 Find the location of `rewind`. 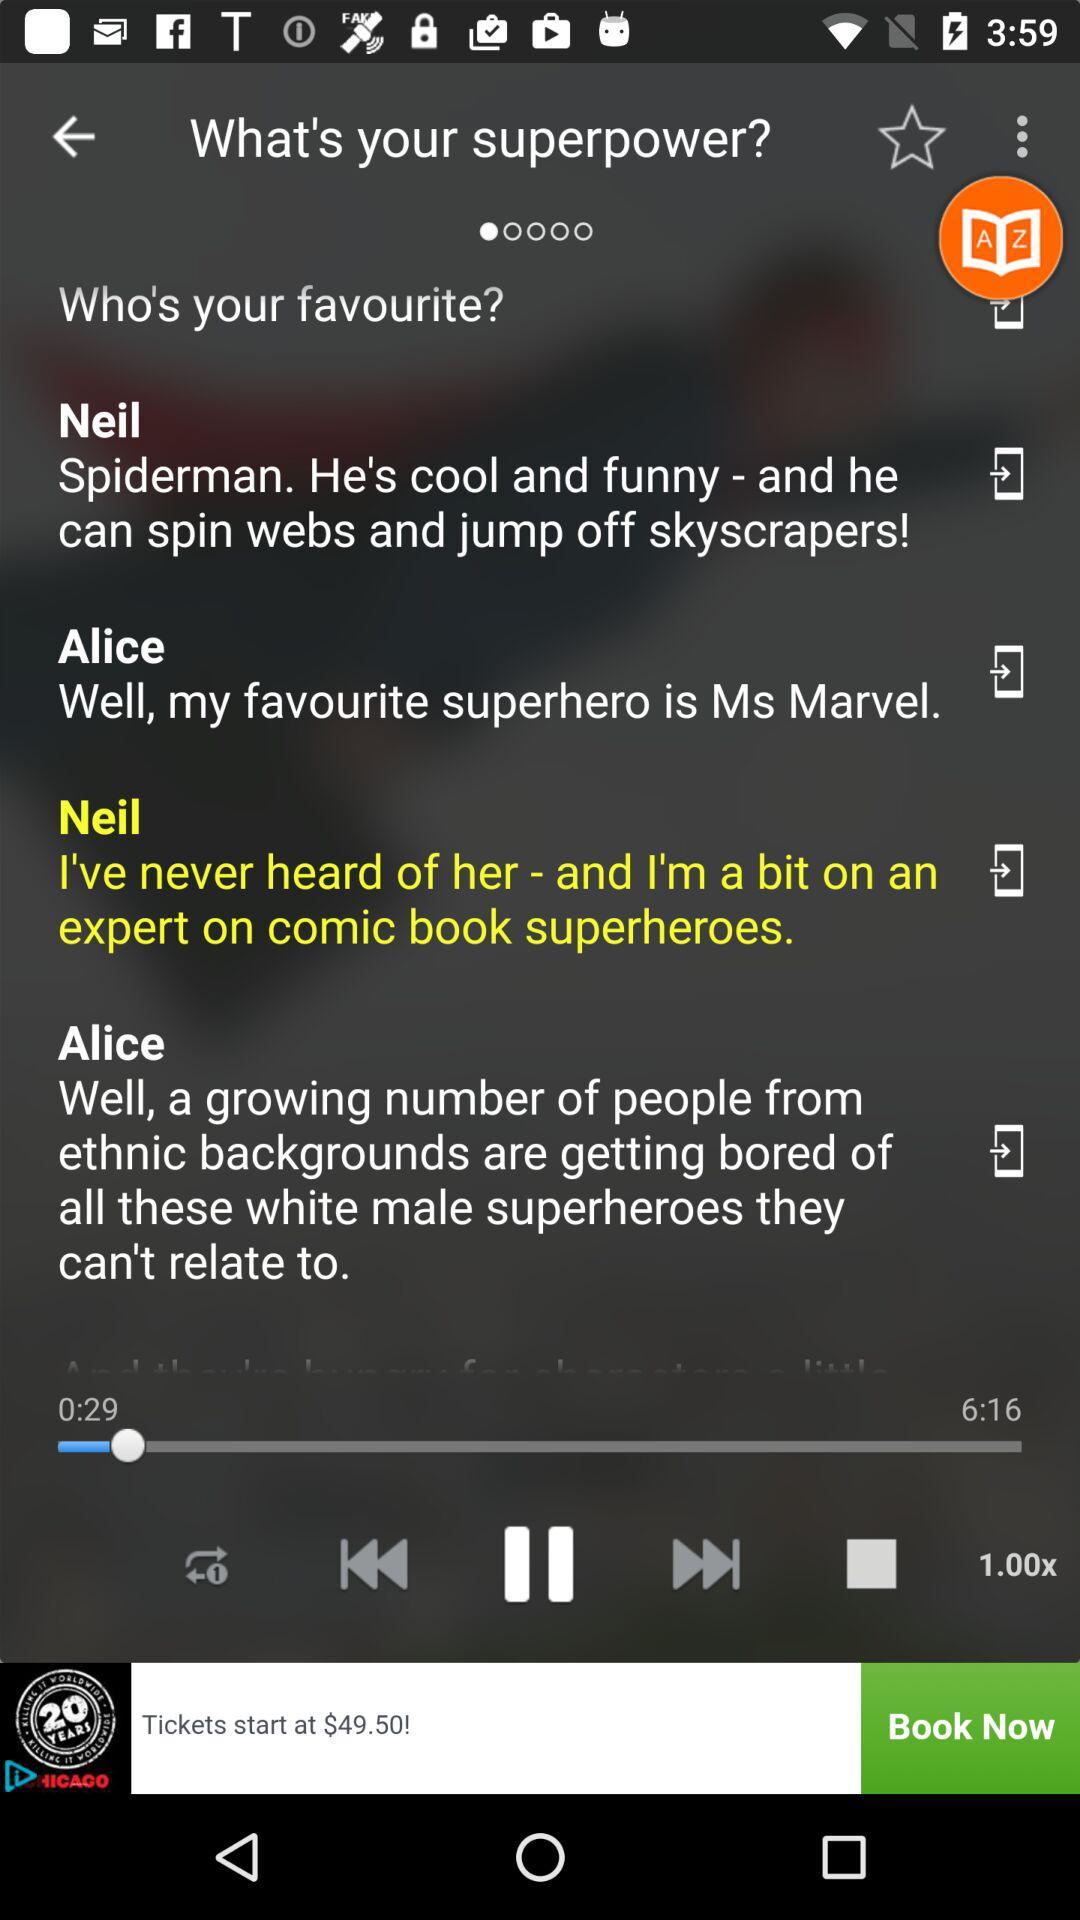

rewind is located at coordinates (373, 1562).